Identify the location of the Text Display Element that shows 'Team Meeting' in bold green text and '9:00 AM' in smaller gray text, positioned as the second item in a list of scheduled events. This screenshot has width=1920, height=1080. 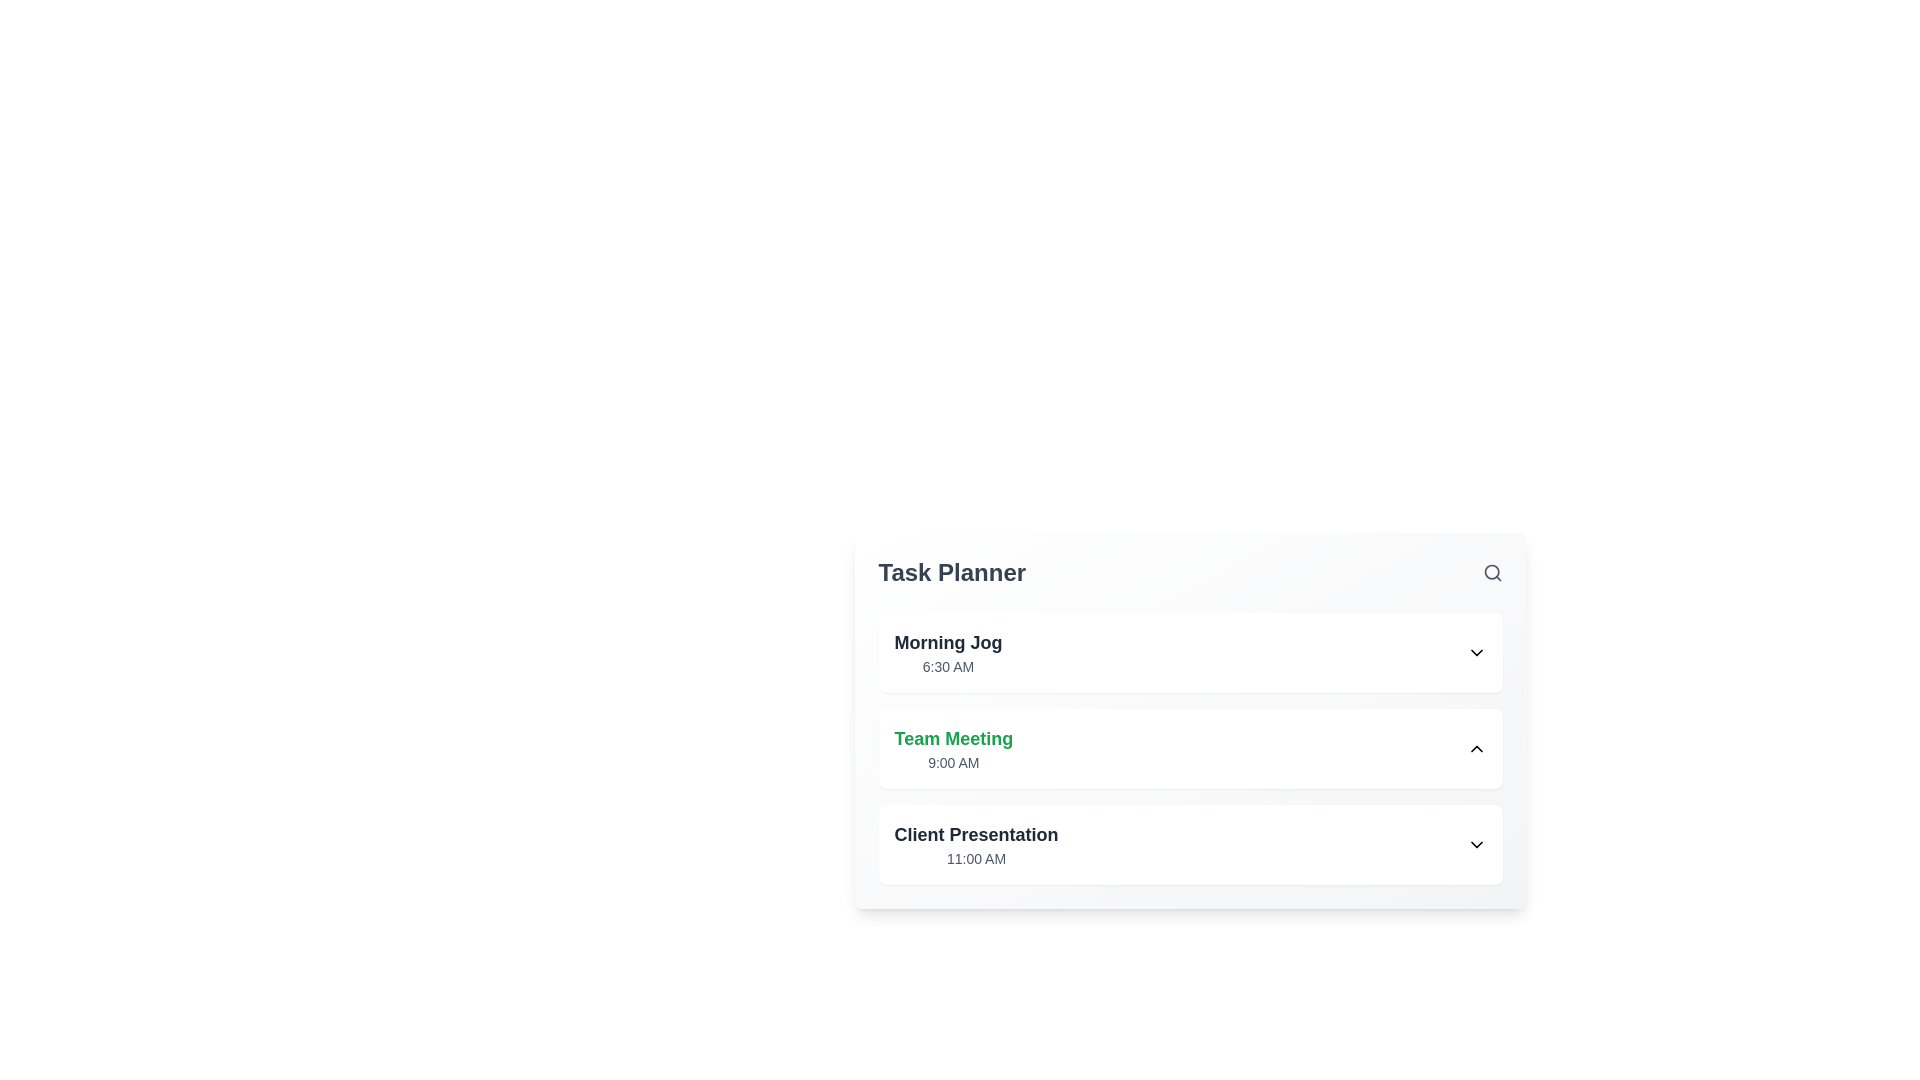
(952, 748).